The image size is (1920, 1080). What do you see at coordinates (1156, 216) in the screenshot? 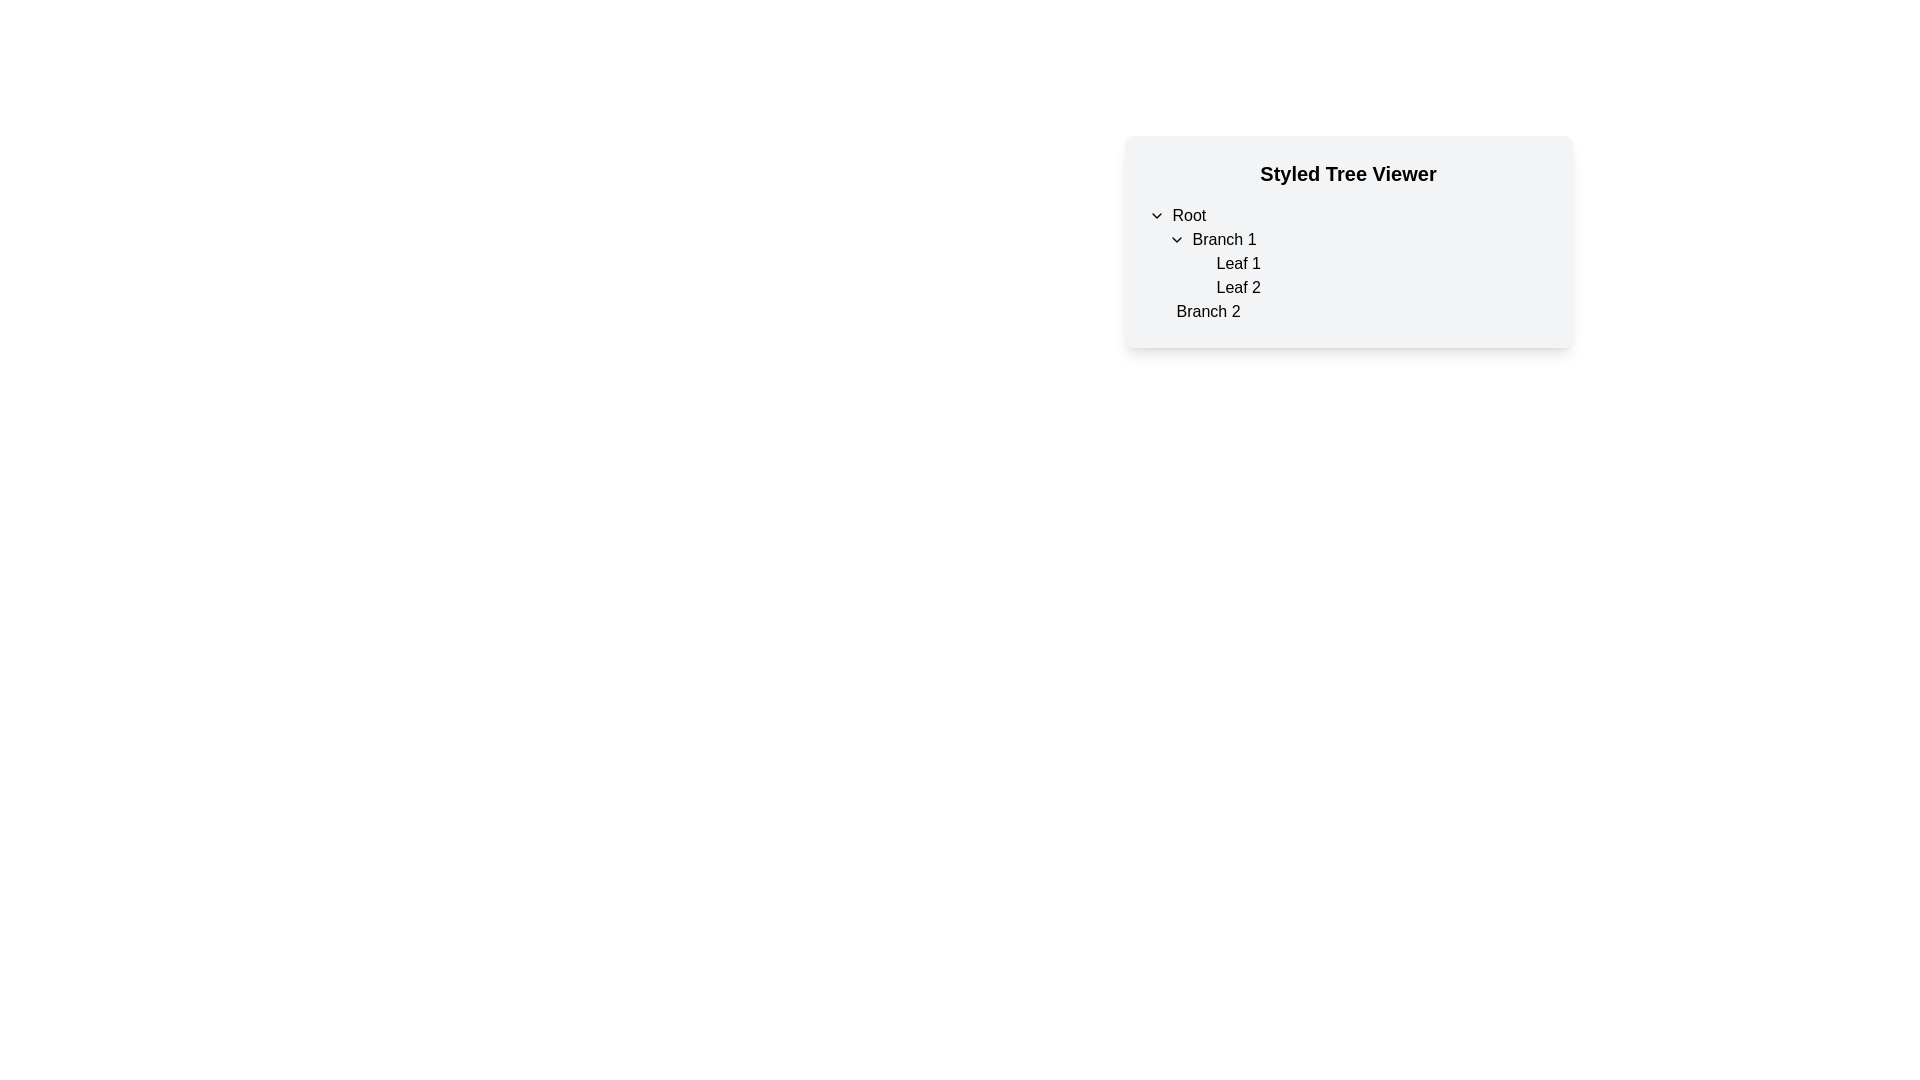
I see `the small black downward-pointing chevron icon located beside the 'Root' label in the tree viewer interface` at bounding box center [1156, 216].